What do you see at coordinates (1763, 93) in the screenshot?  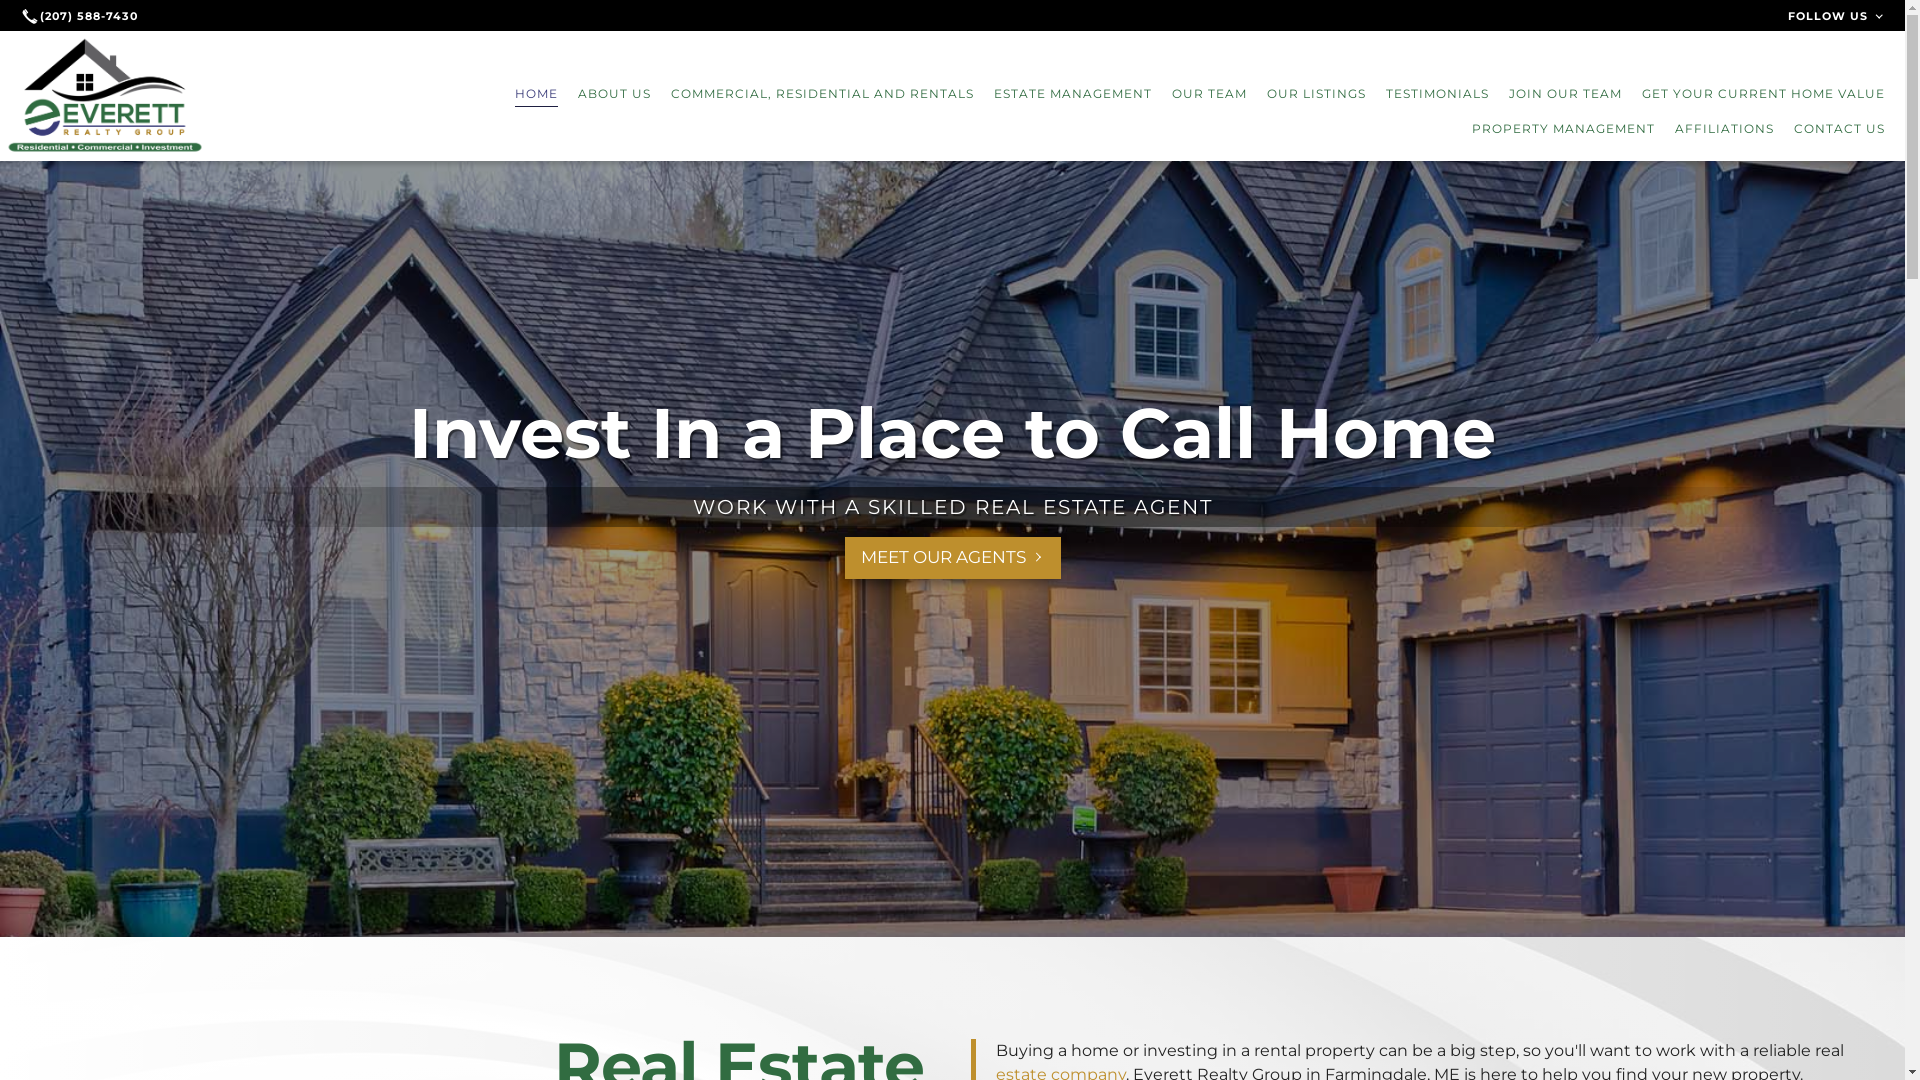 I see `'GET YOUR CURRENT HOME VALUE'` at bounding box center [1763, 93].